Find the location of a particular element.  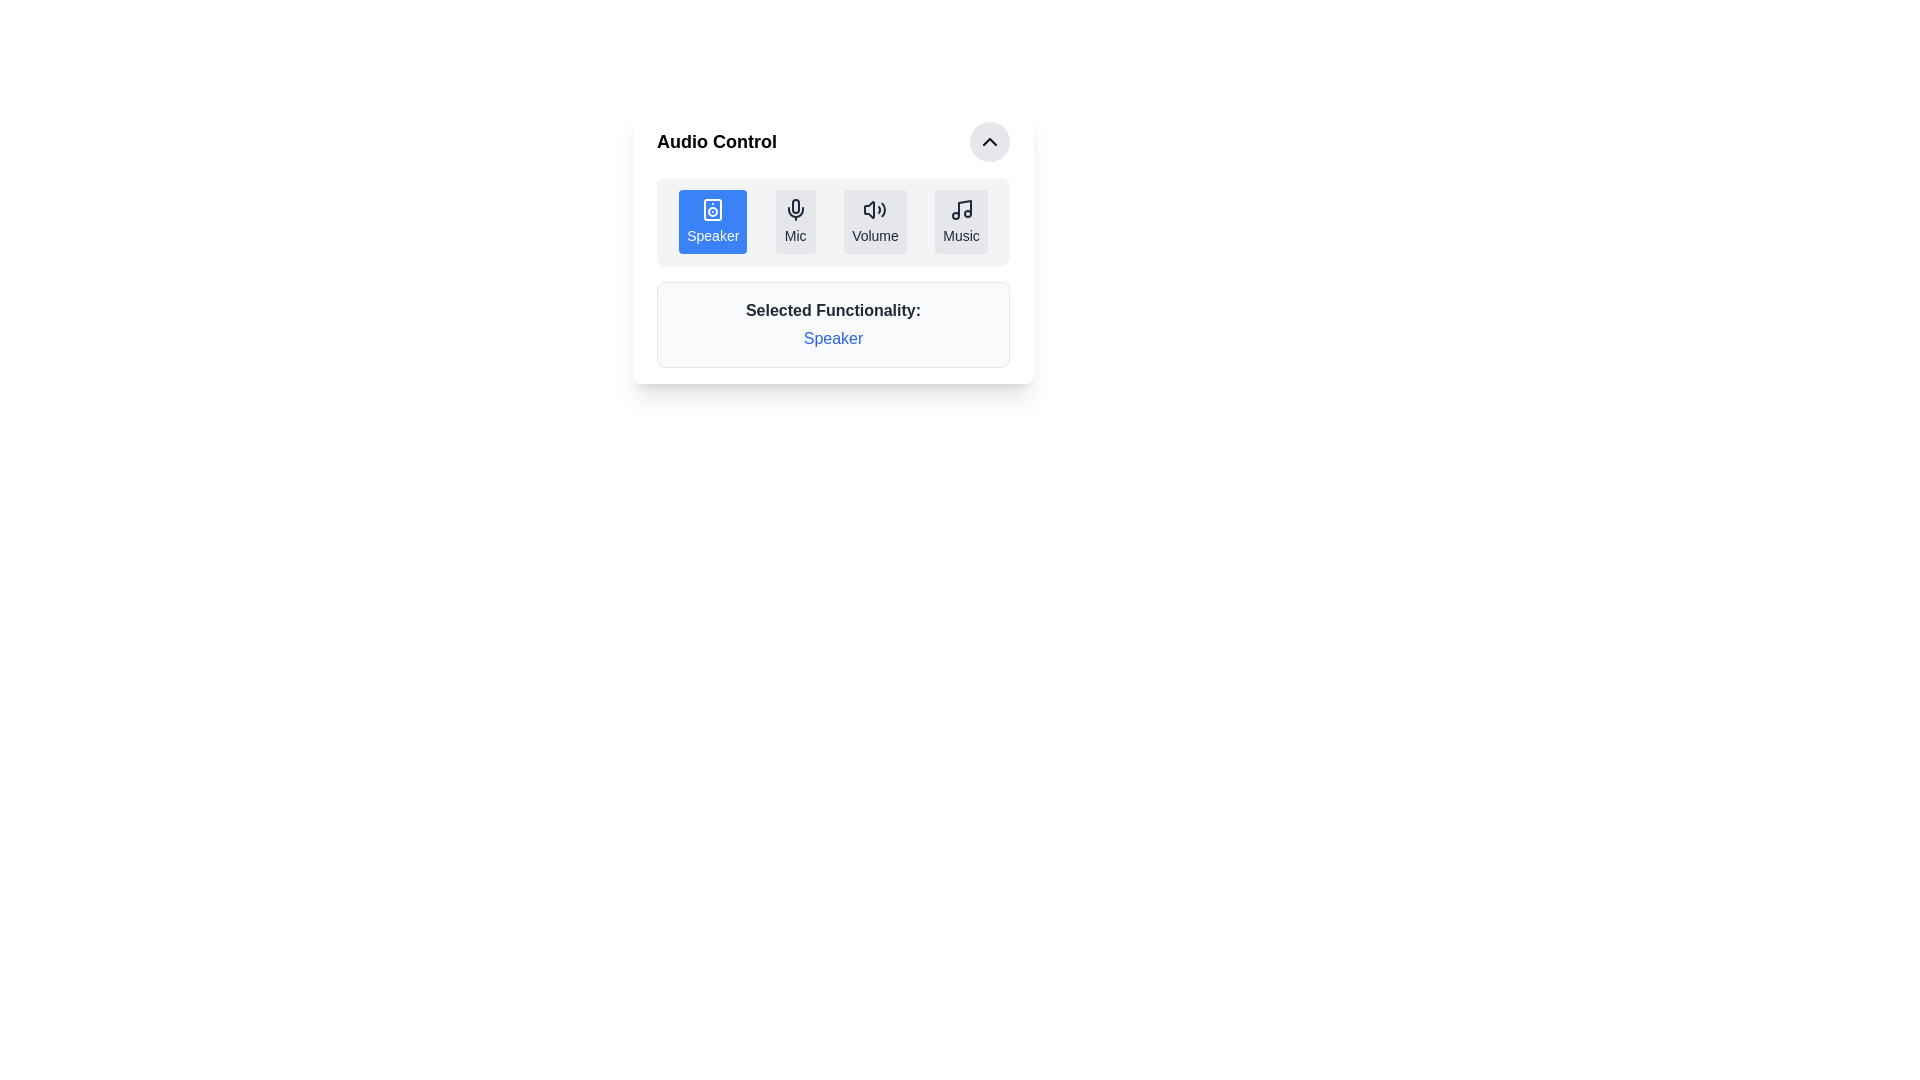

the 'Music' button which contains a musical note icon, located on the rightmost side of the 'Audio Control' section is located at coordinates (961, 209).